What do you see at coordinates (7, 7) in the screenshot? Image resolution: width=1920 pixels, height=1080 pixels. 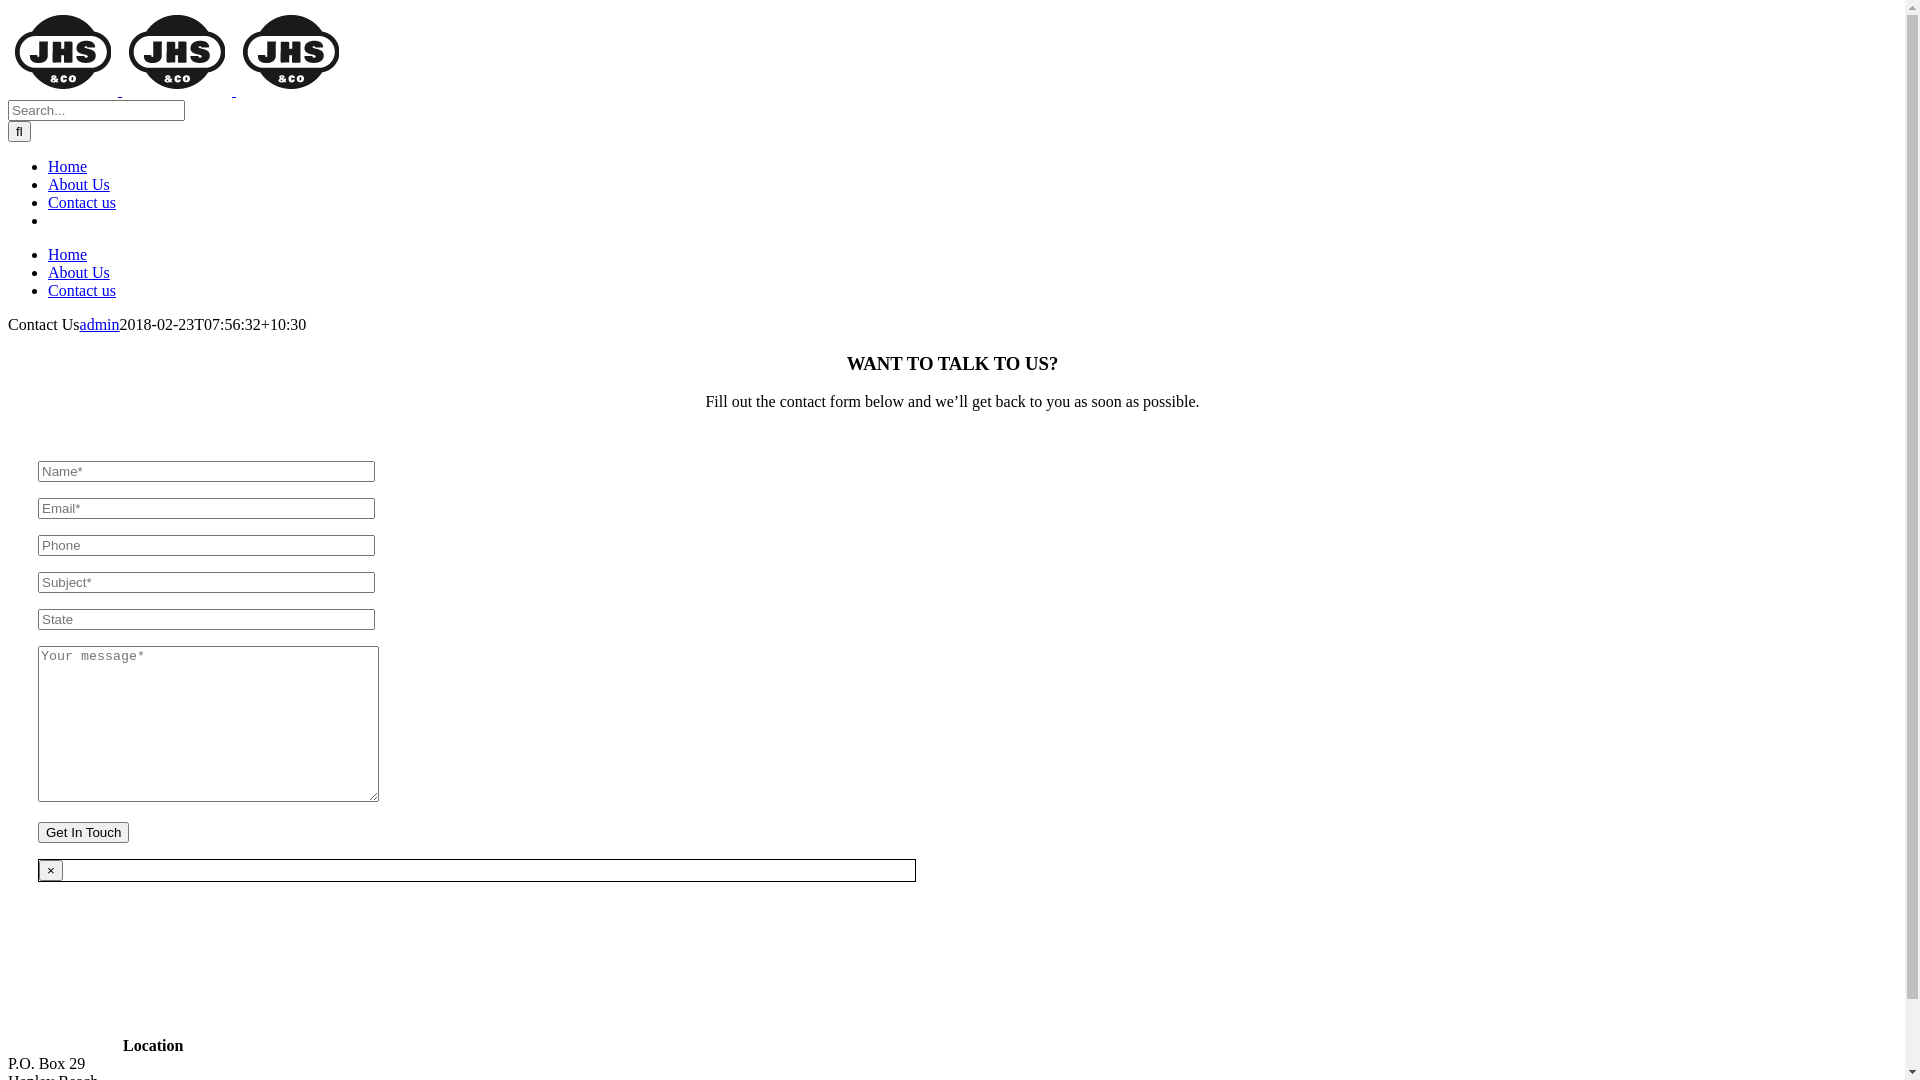 I see `'Skip to content'` at bounding box center [7, 7].